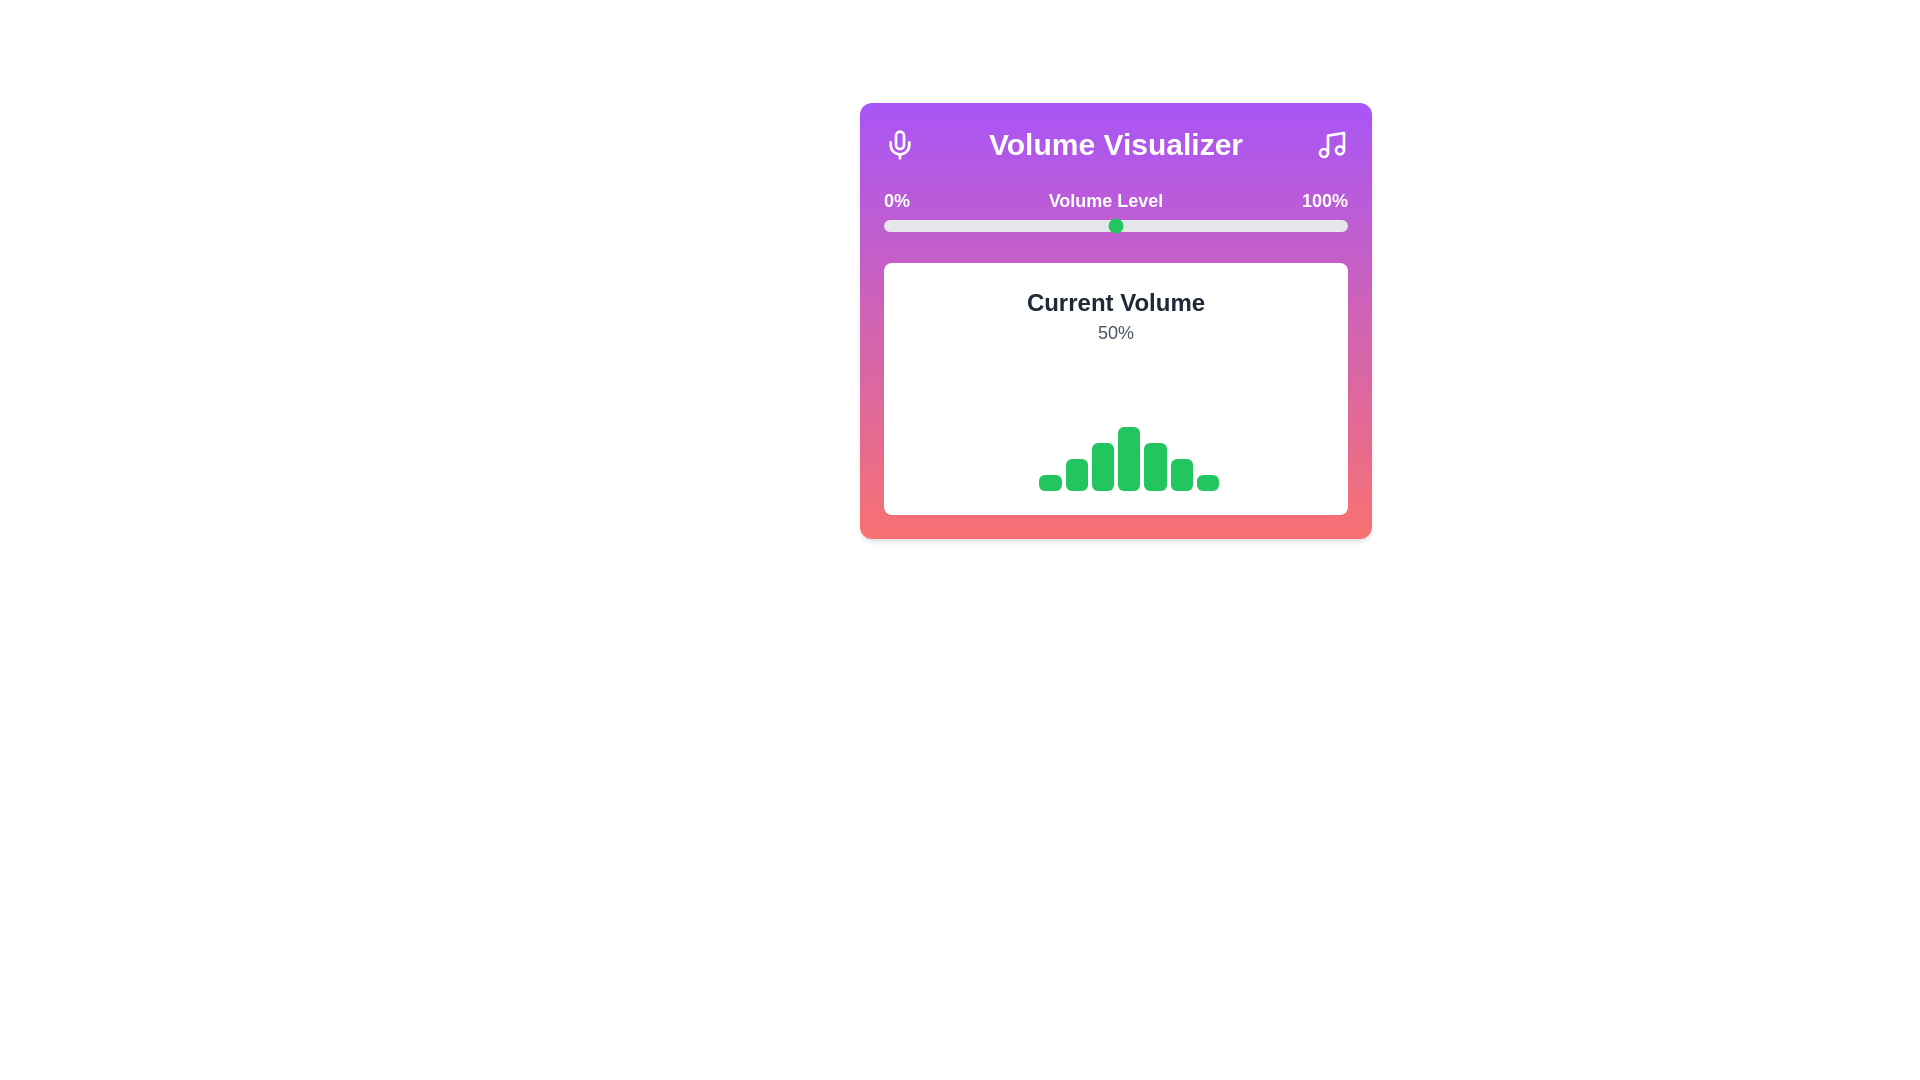  I want to click on the volume slider to set the volume to 70%, so click(1207, 225).